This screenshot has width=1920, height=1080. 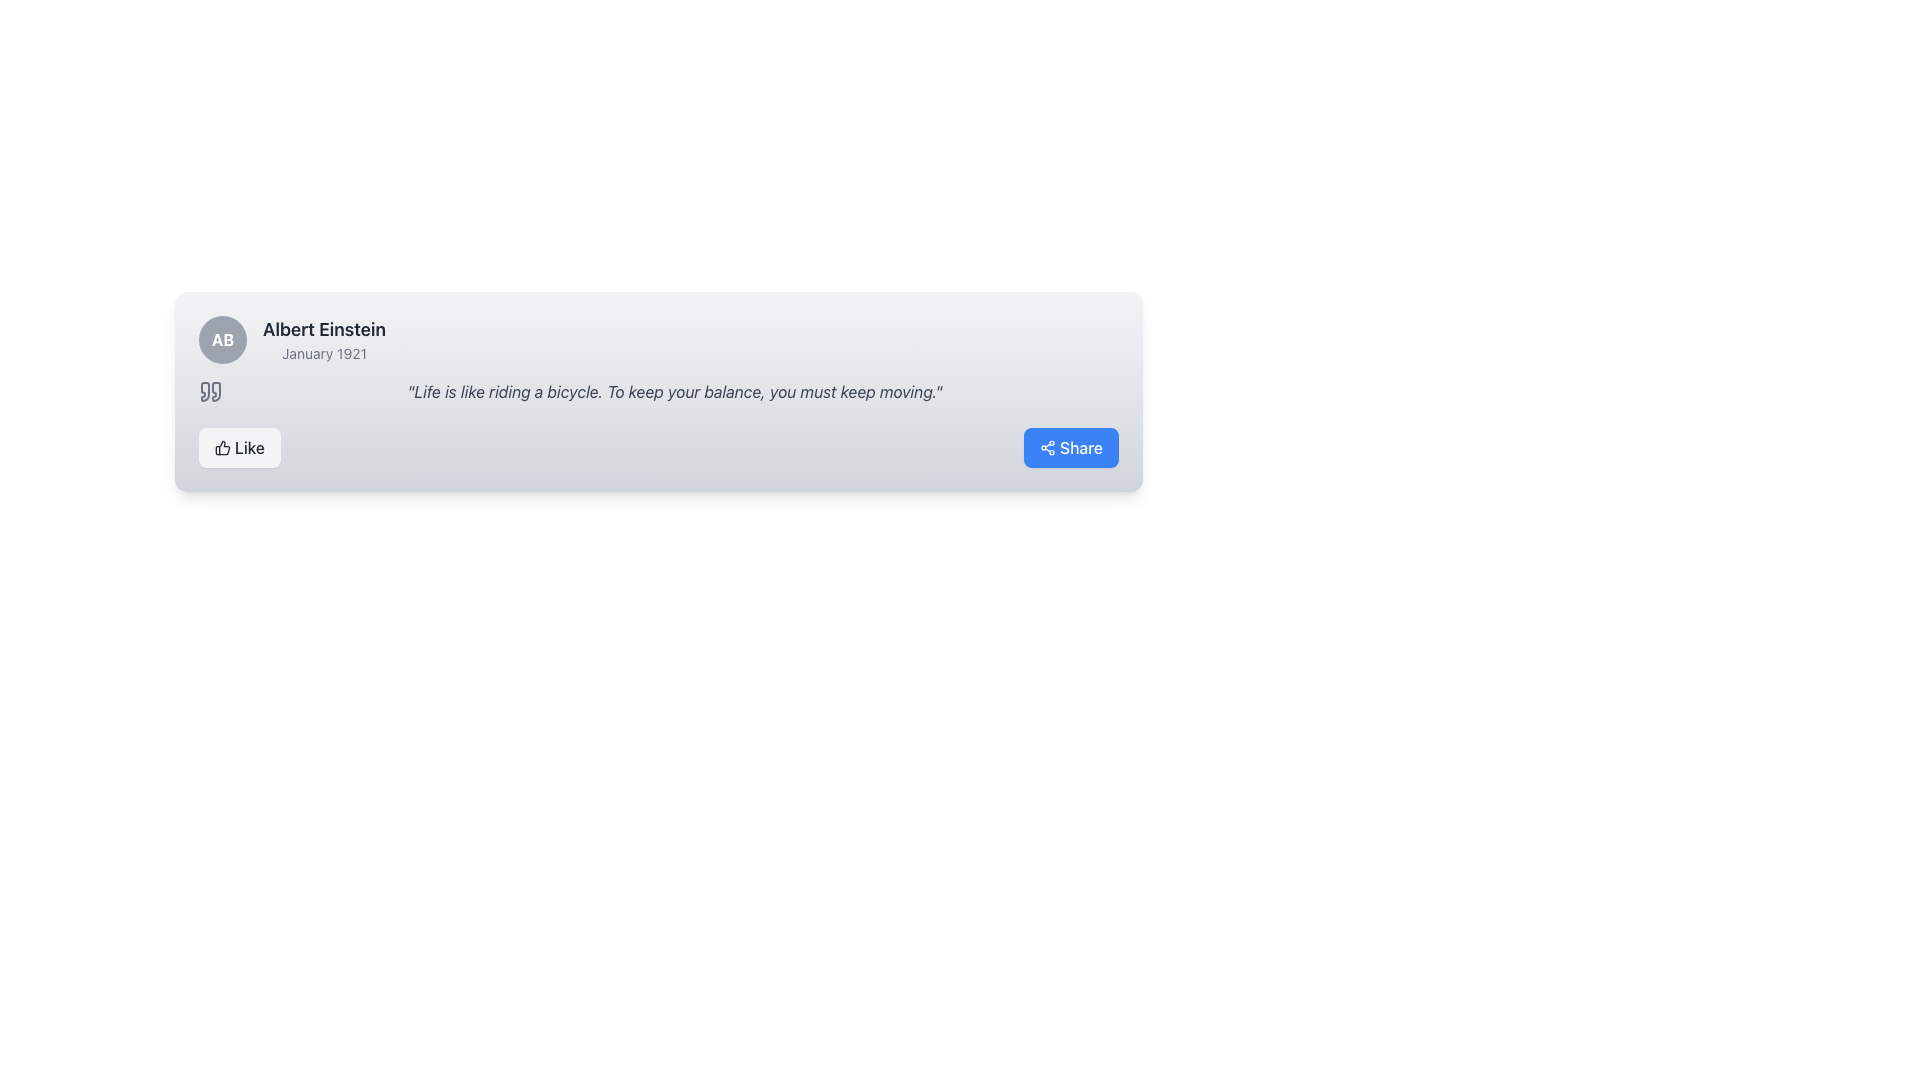 I want to click on the text display block containing the quotation 'Life is like riding a bicycle. To keep your balance, you must keep moving.', which is styled in italic and gray, located below 'Albert Einstein - January 1921', so click(x=658, y=392).